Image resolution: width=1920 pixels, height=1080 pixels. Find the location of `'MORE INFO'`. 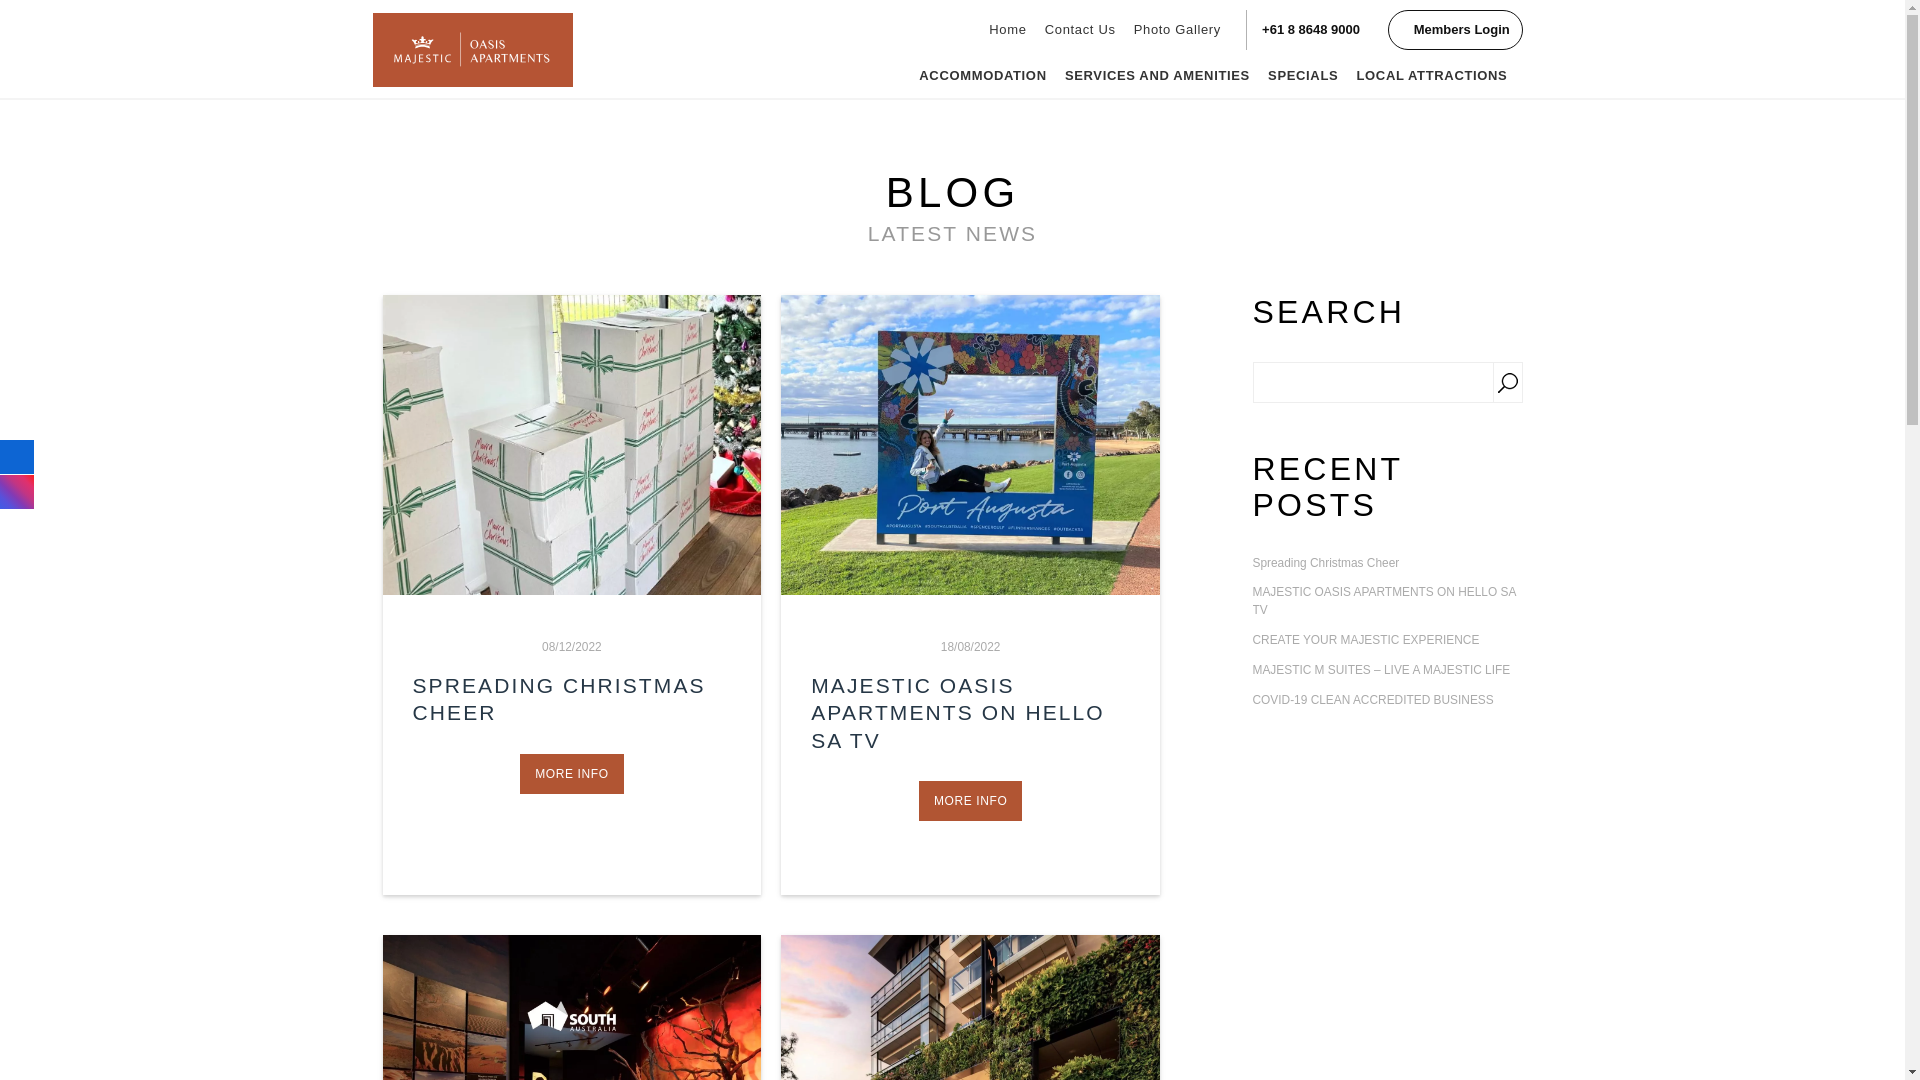

'MORE INFO' is located at coordinates (570, 773).